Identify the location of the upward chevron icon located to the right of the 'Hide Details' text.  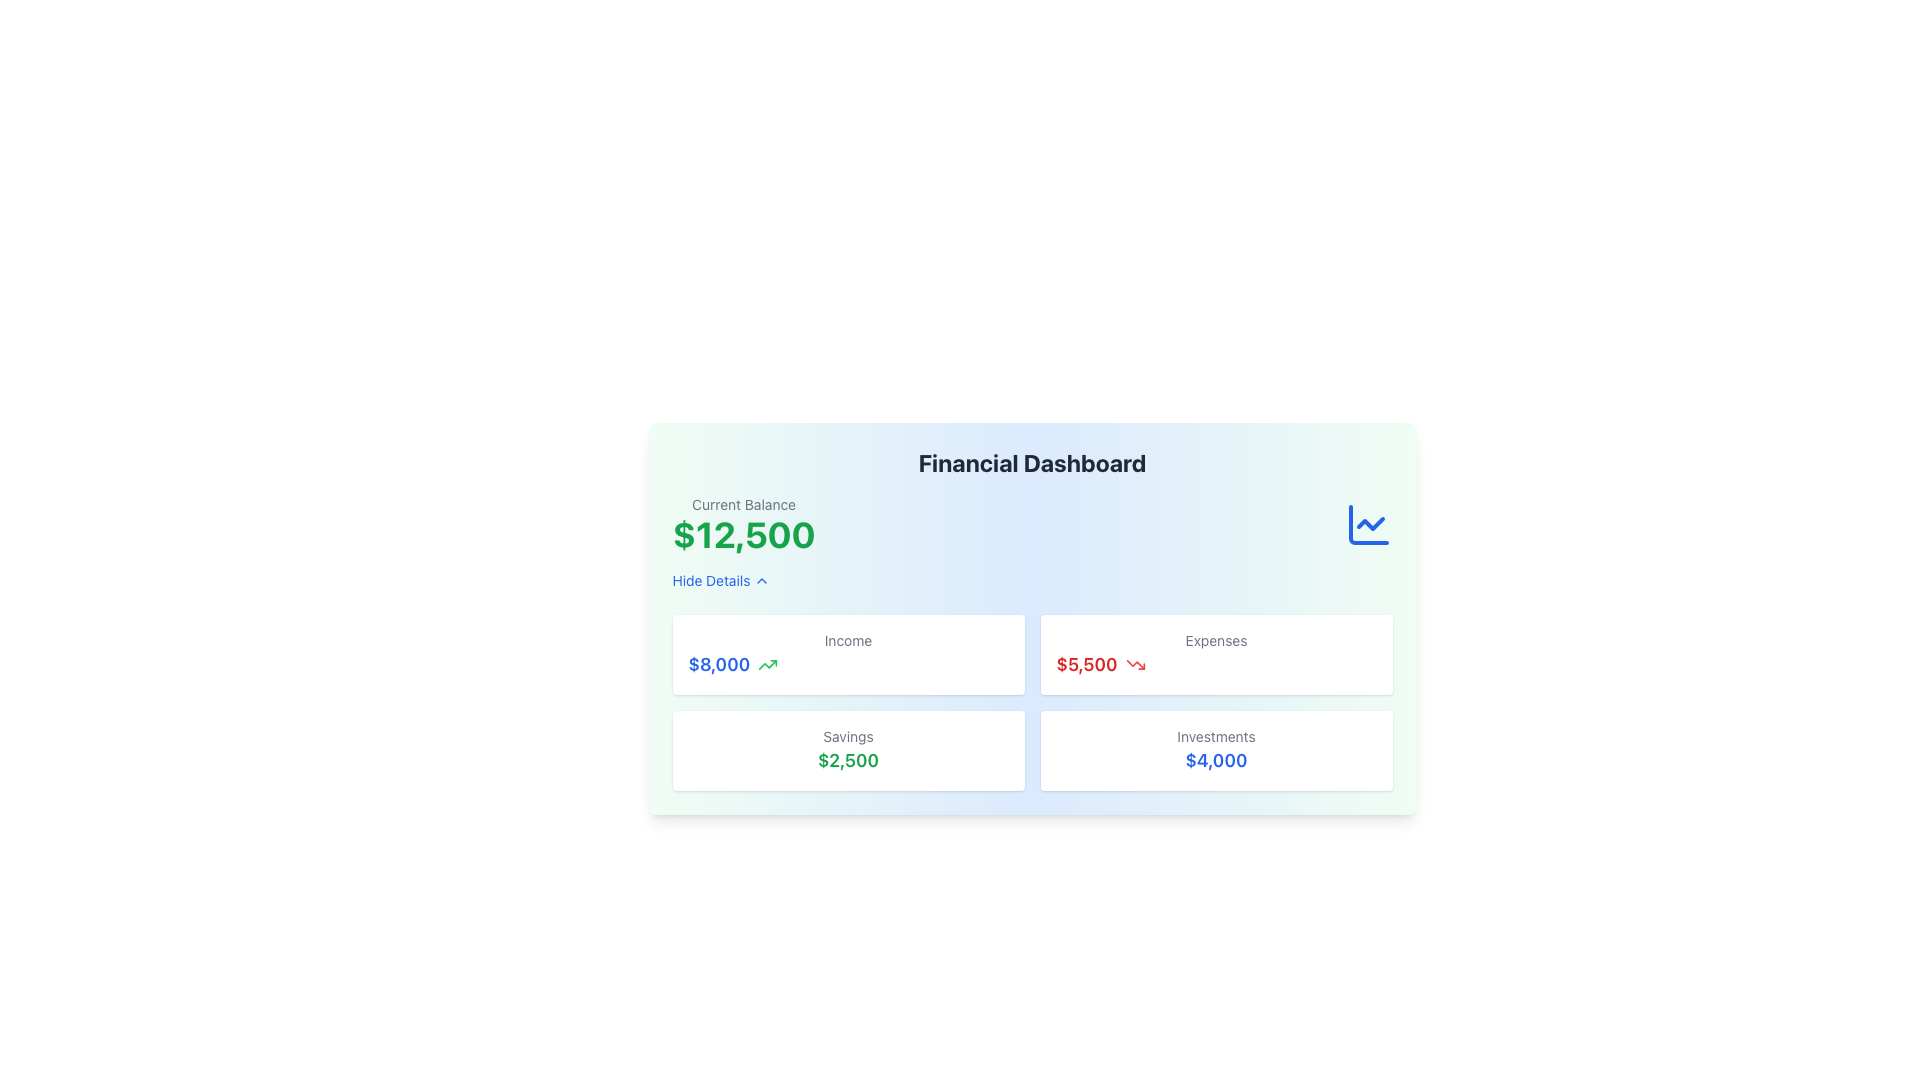
(761, 581).